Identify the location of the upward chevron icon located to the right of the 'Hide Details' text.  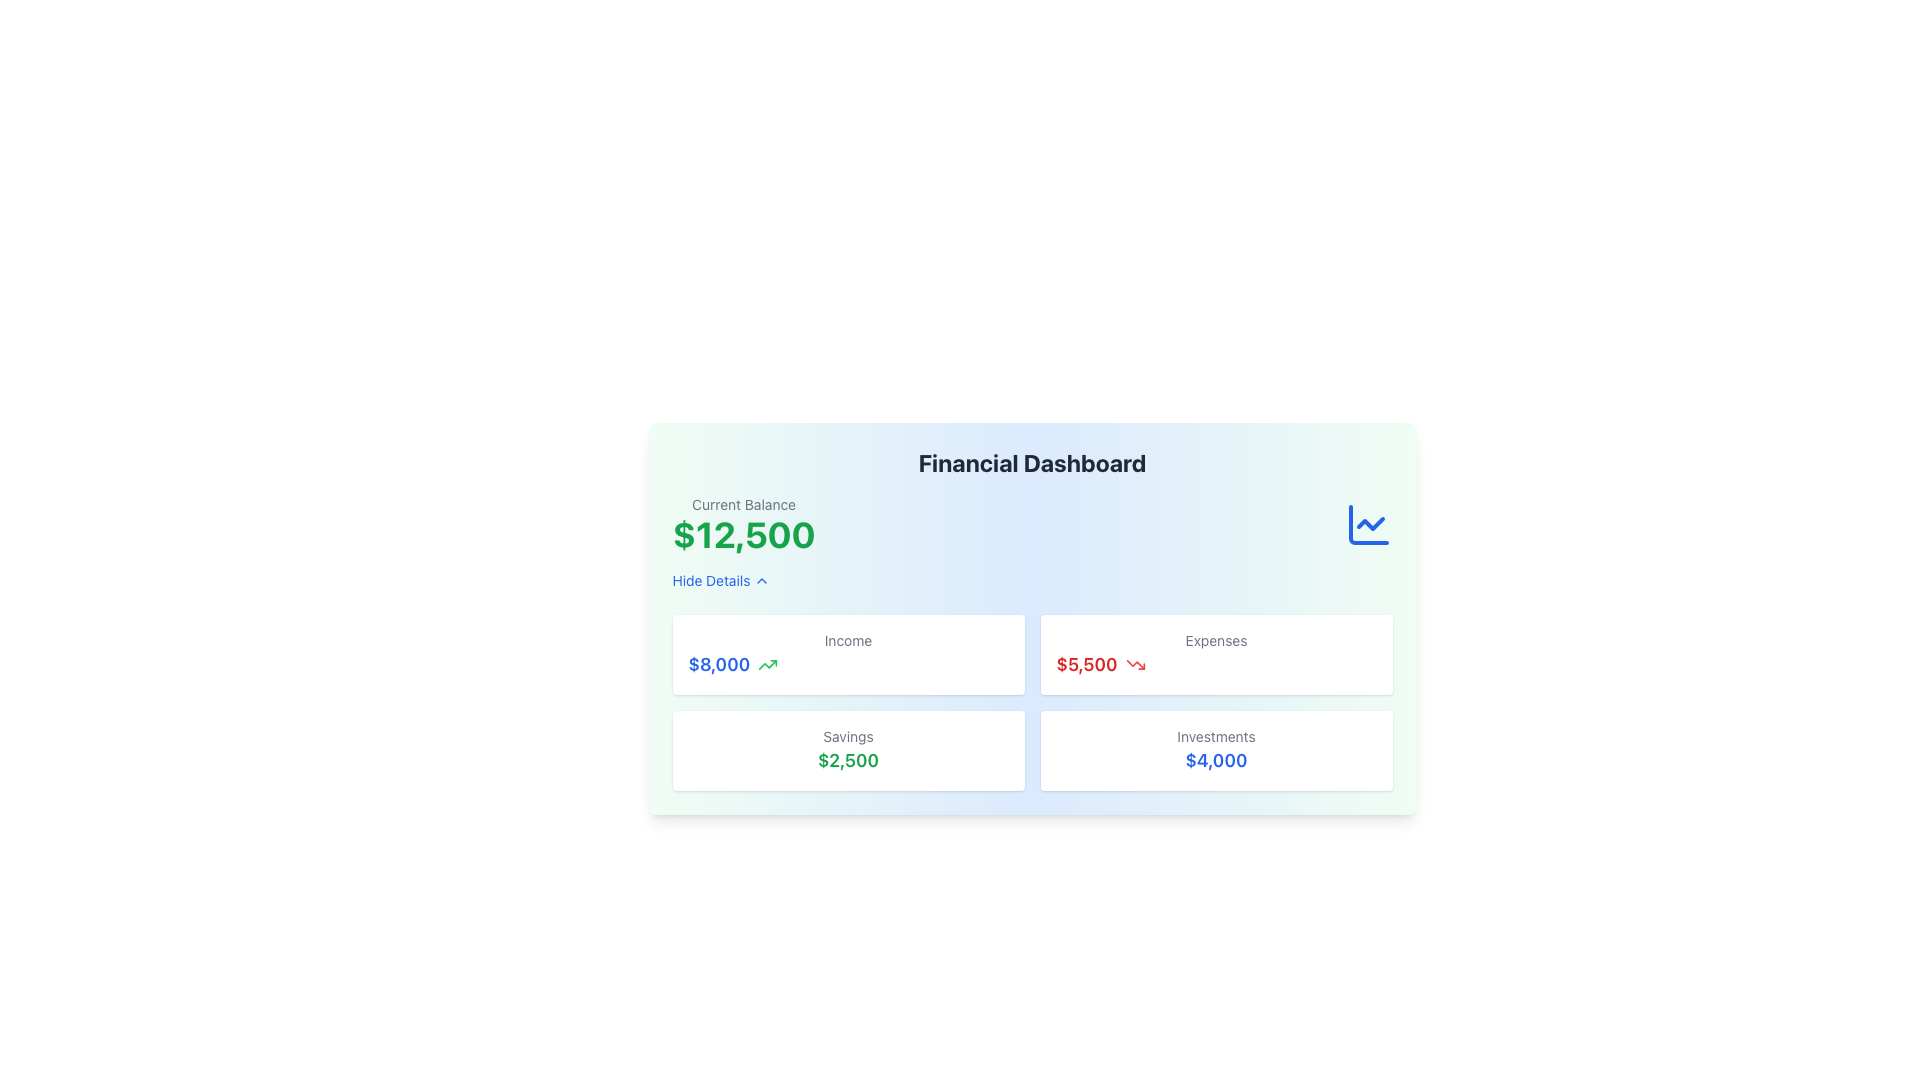
(761, 581).